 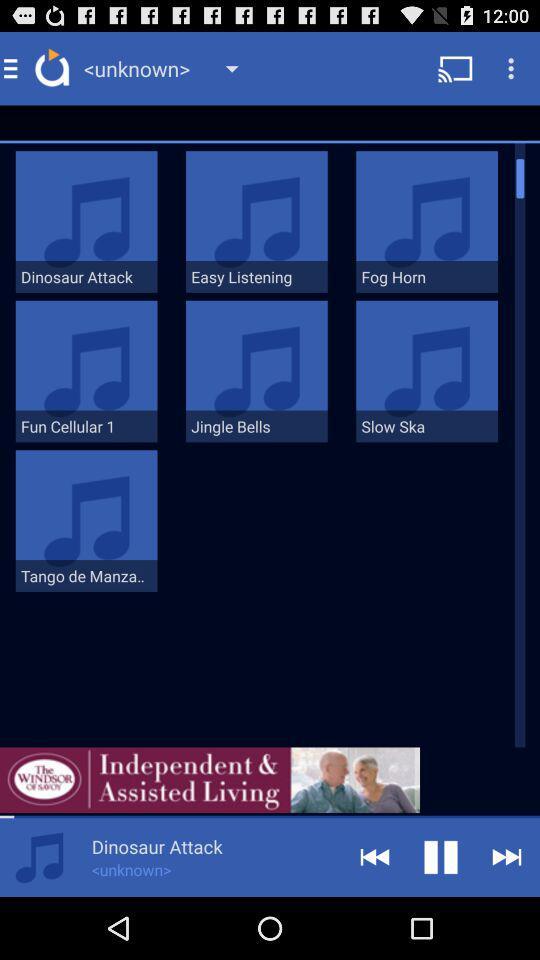 I want to click on the av_rewind icon, so click(x=374, y=917).